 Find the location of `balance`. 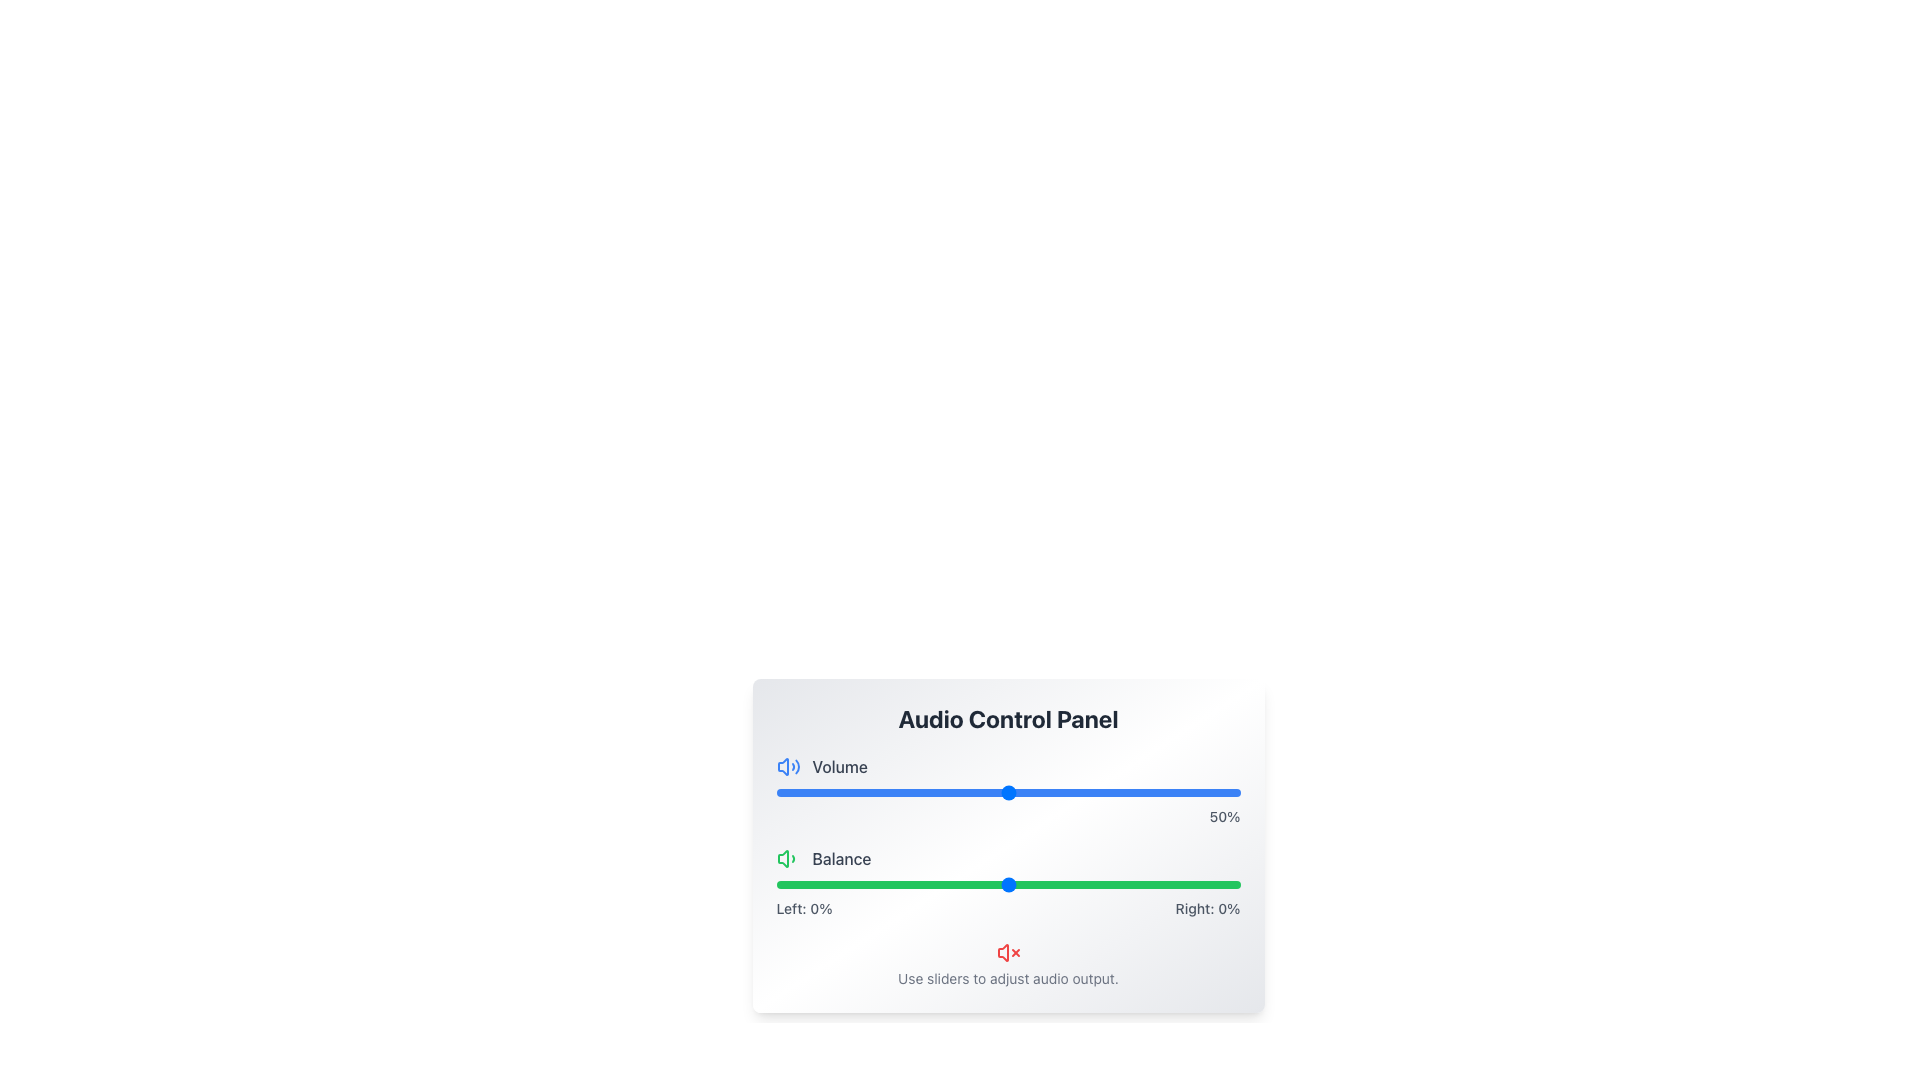

balance is located at coordinates (836, 883).